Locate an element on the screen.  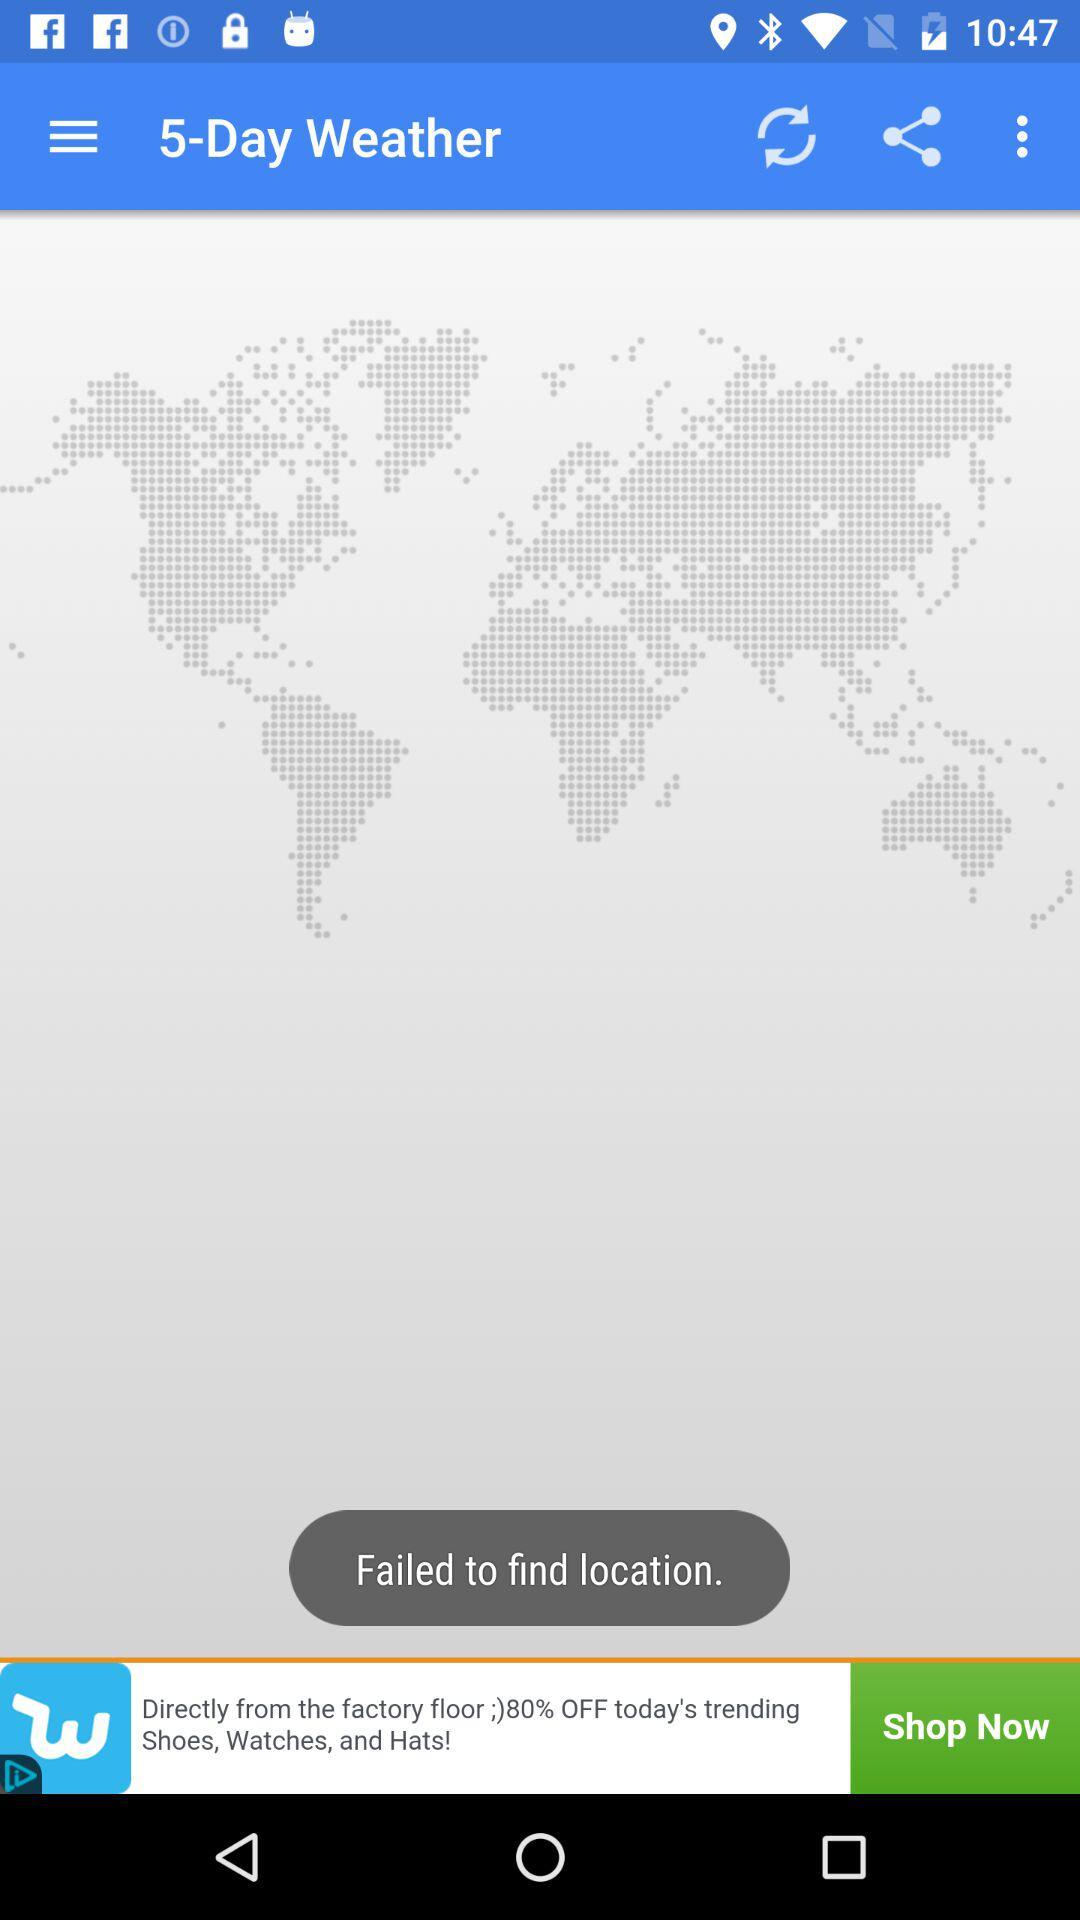
icon next to the 5-day weather icon is located at coordinates (72, 135).